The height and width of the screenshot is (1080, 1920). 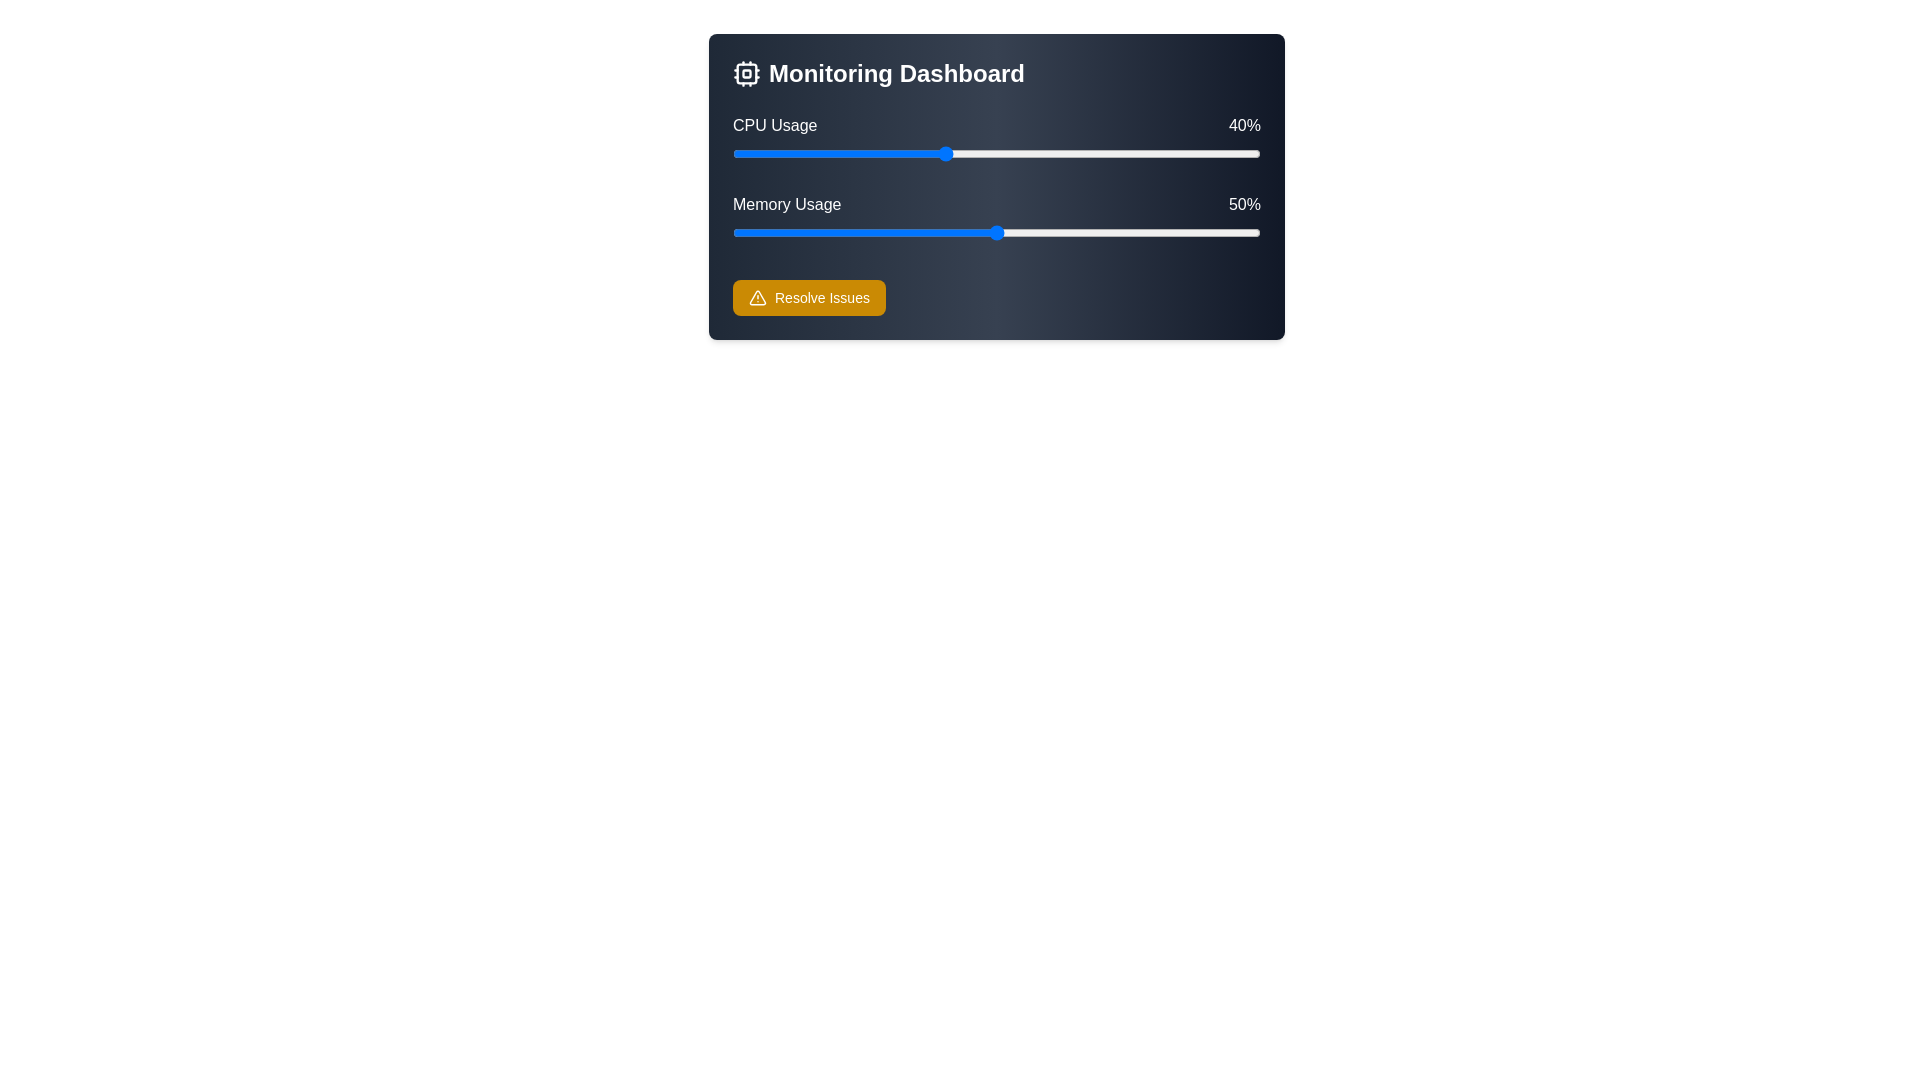 What do you see at coordinates (822, 153) in the screenshot?
I see `CPU usage` at bounding box center [822, 153].